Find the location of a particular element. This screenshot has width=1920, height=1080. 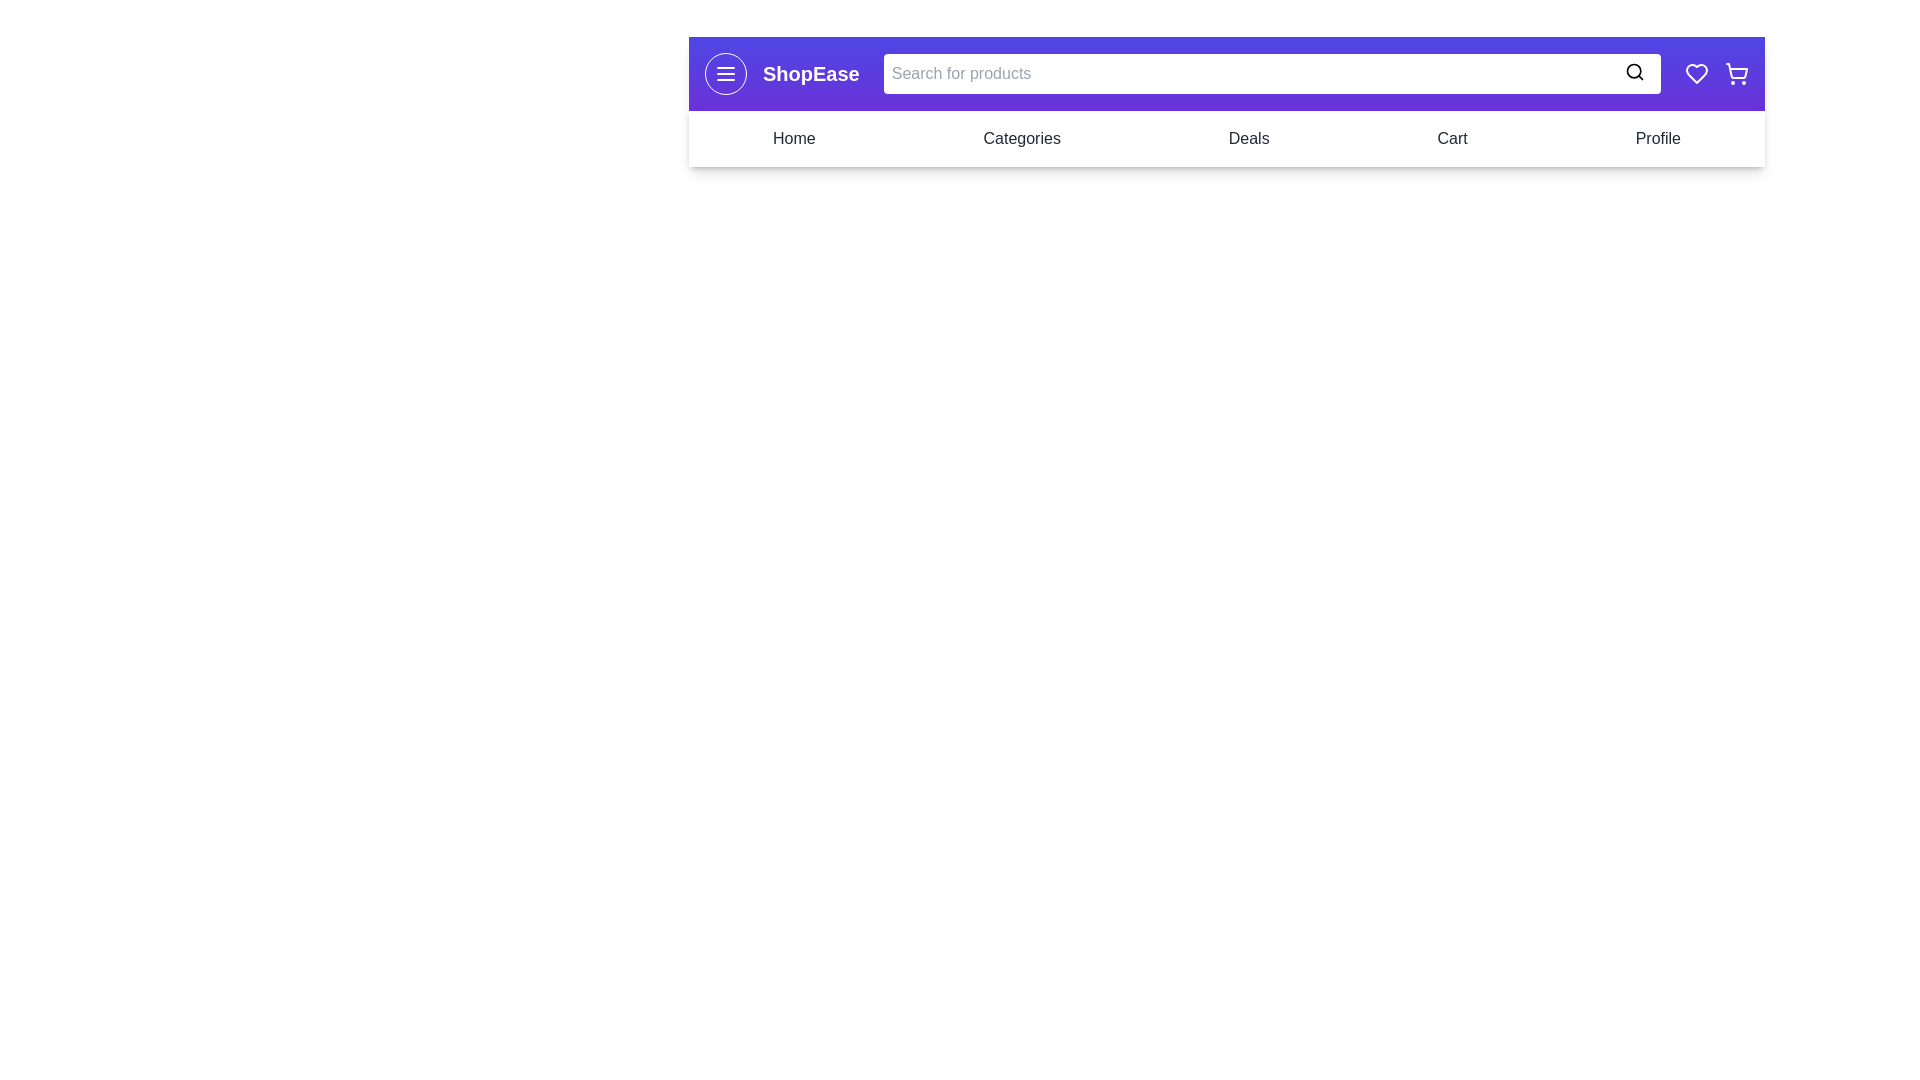

the navigation link Cart to navigate to the respective section is located at coordinates (1451, 137).